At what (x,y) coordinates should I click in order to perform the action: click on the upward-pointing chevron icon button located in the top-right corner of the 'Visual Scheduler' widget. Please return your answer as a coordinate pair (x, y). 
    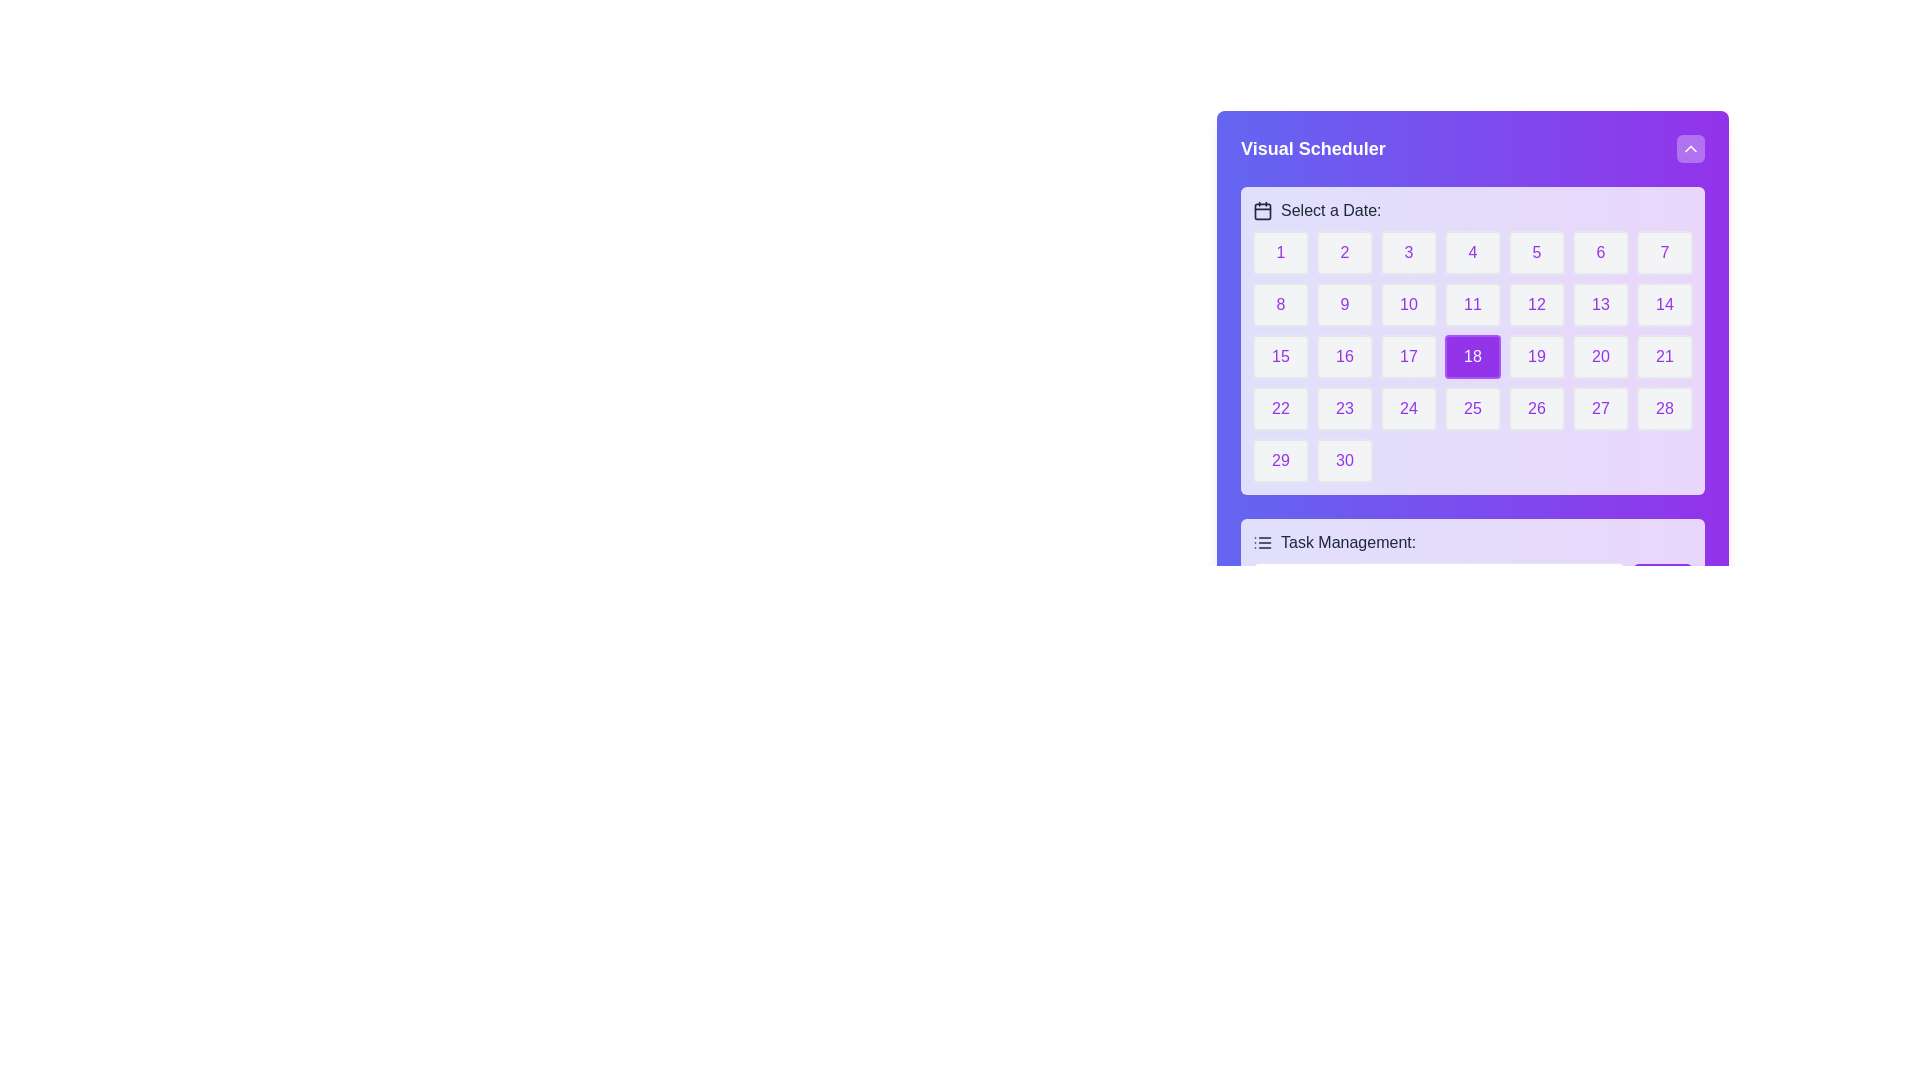
    Looking at the image, I should click on (1689, 148).